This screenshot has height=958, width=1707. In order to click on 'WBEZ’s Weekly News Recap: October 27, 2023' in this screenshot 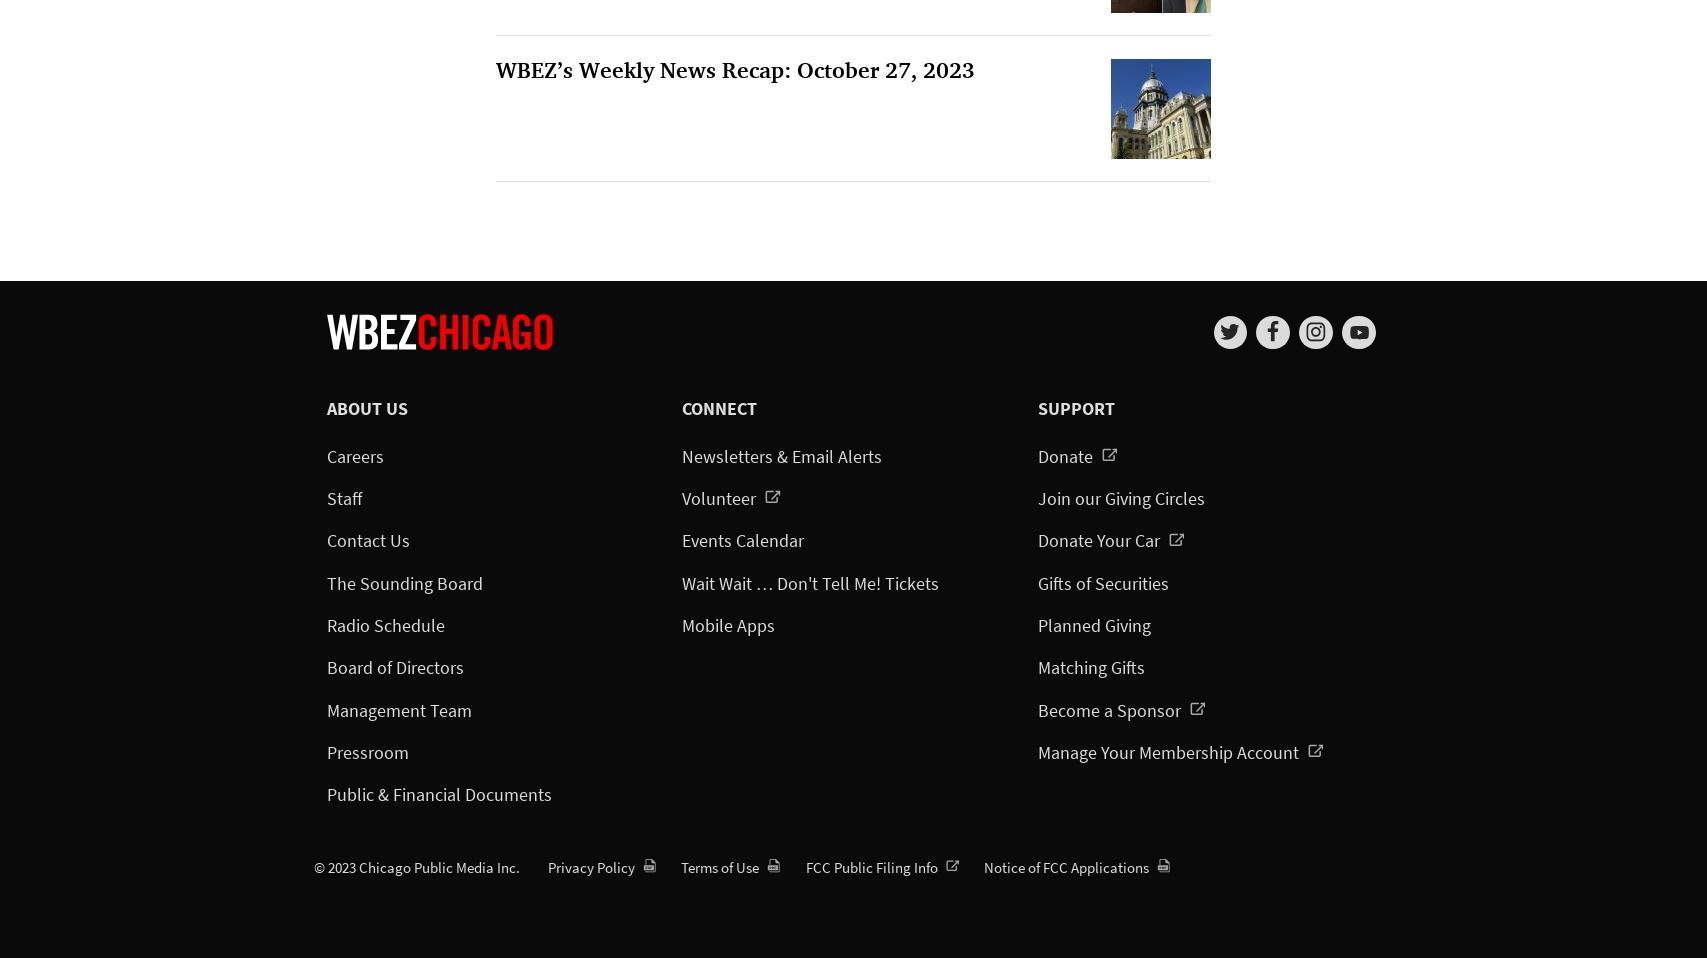, I will do `click(734, 68)`.